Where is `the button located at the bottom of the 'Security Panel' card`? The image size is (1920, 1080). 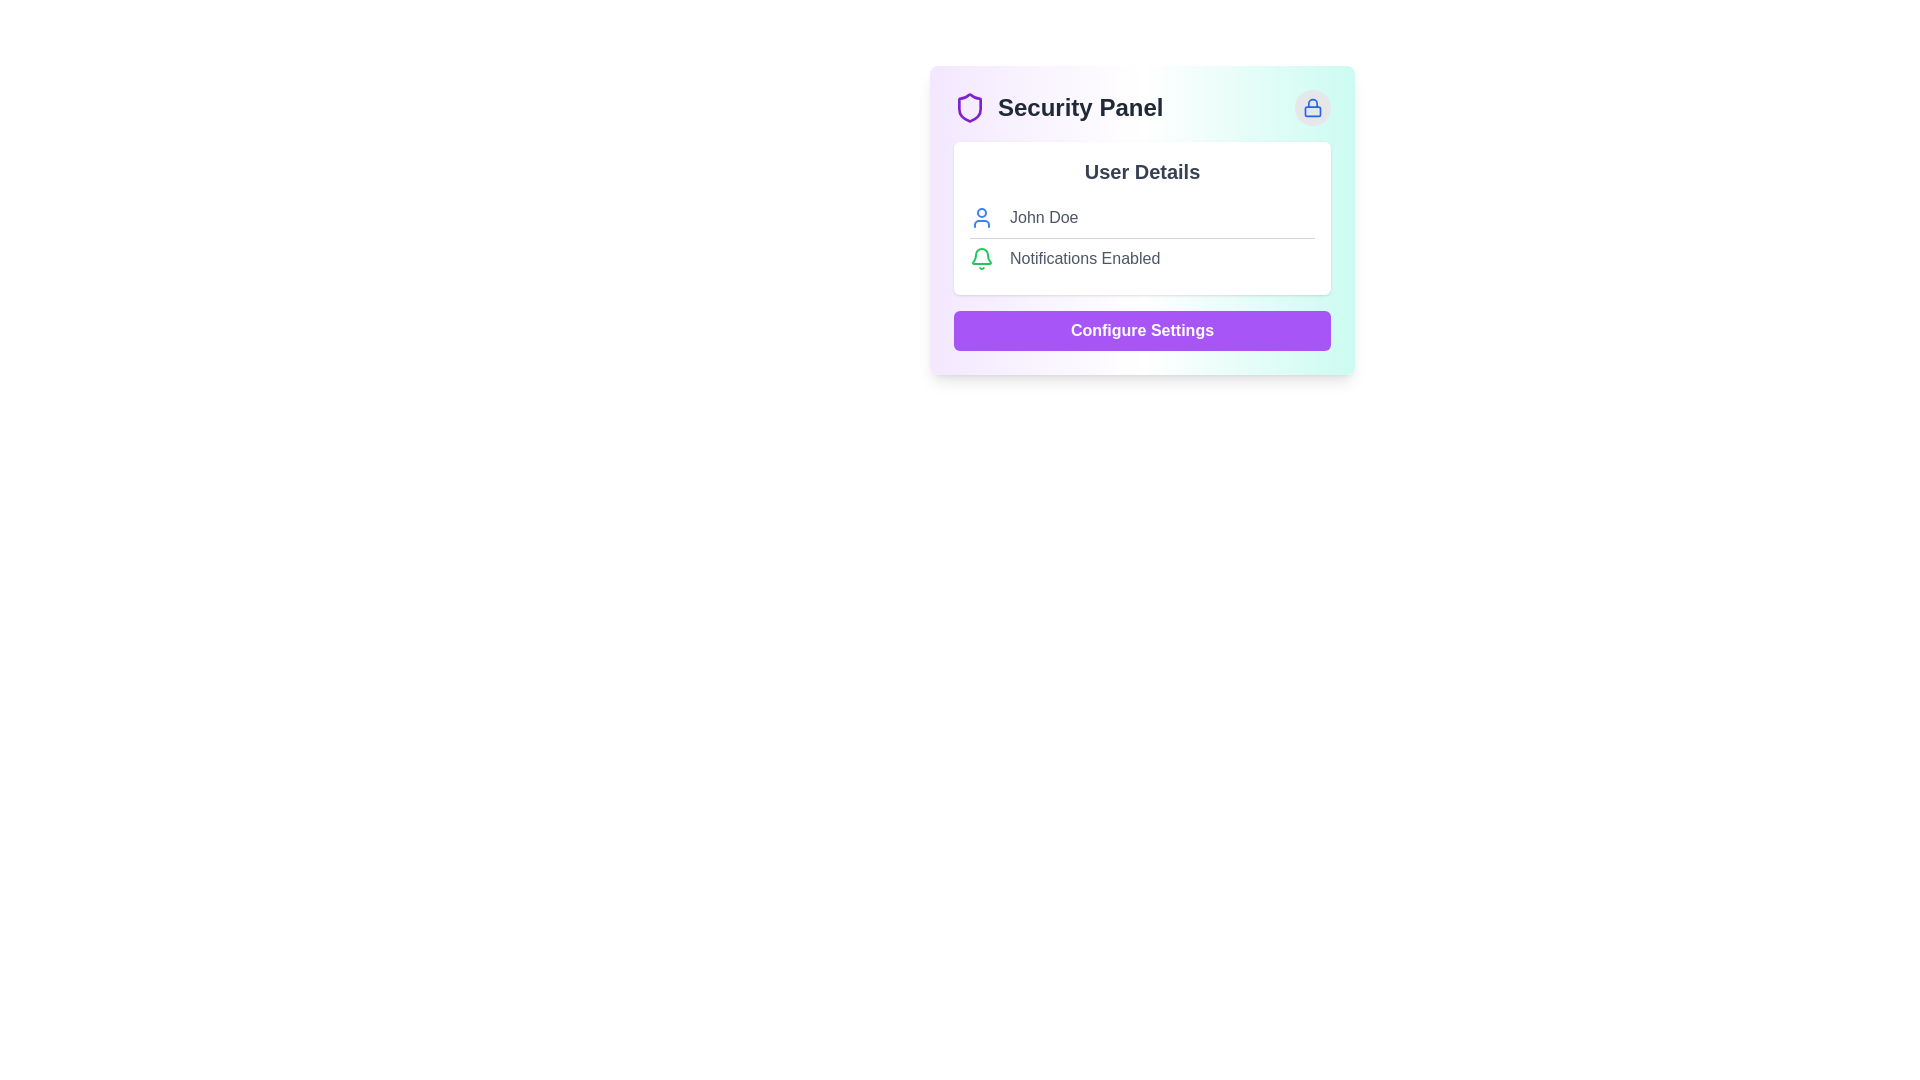 the button located at the bottom of the 'Security Panel' card is located at coordinates (1142, 330).